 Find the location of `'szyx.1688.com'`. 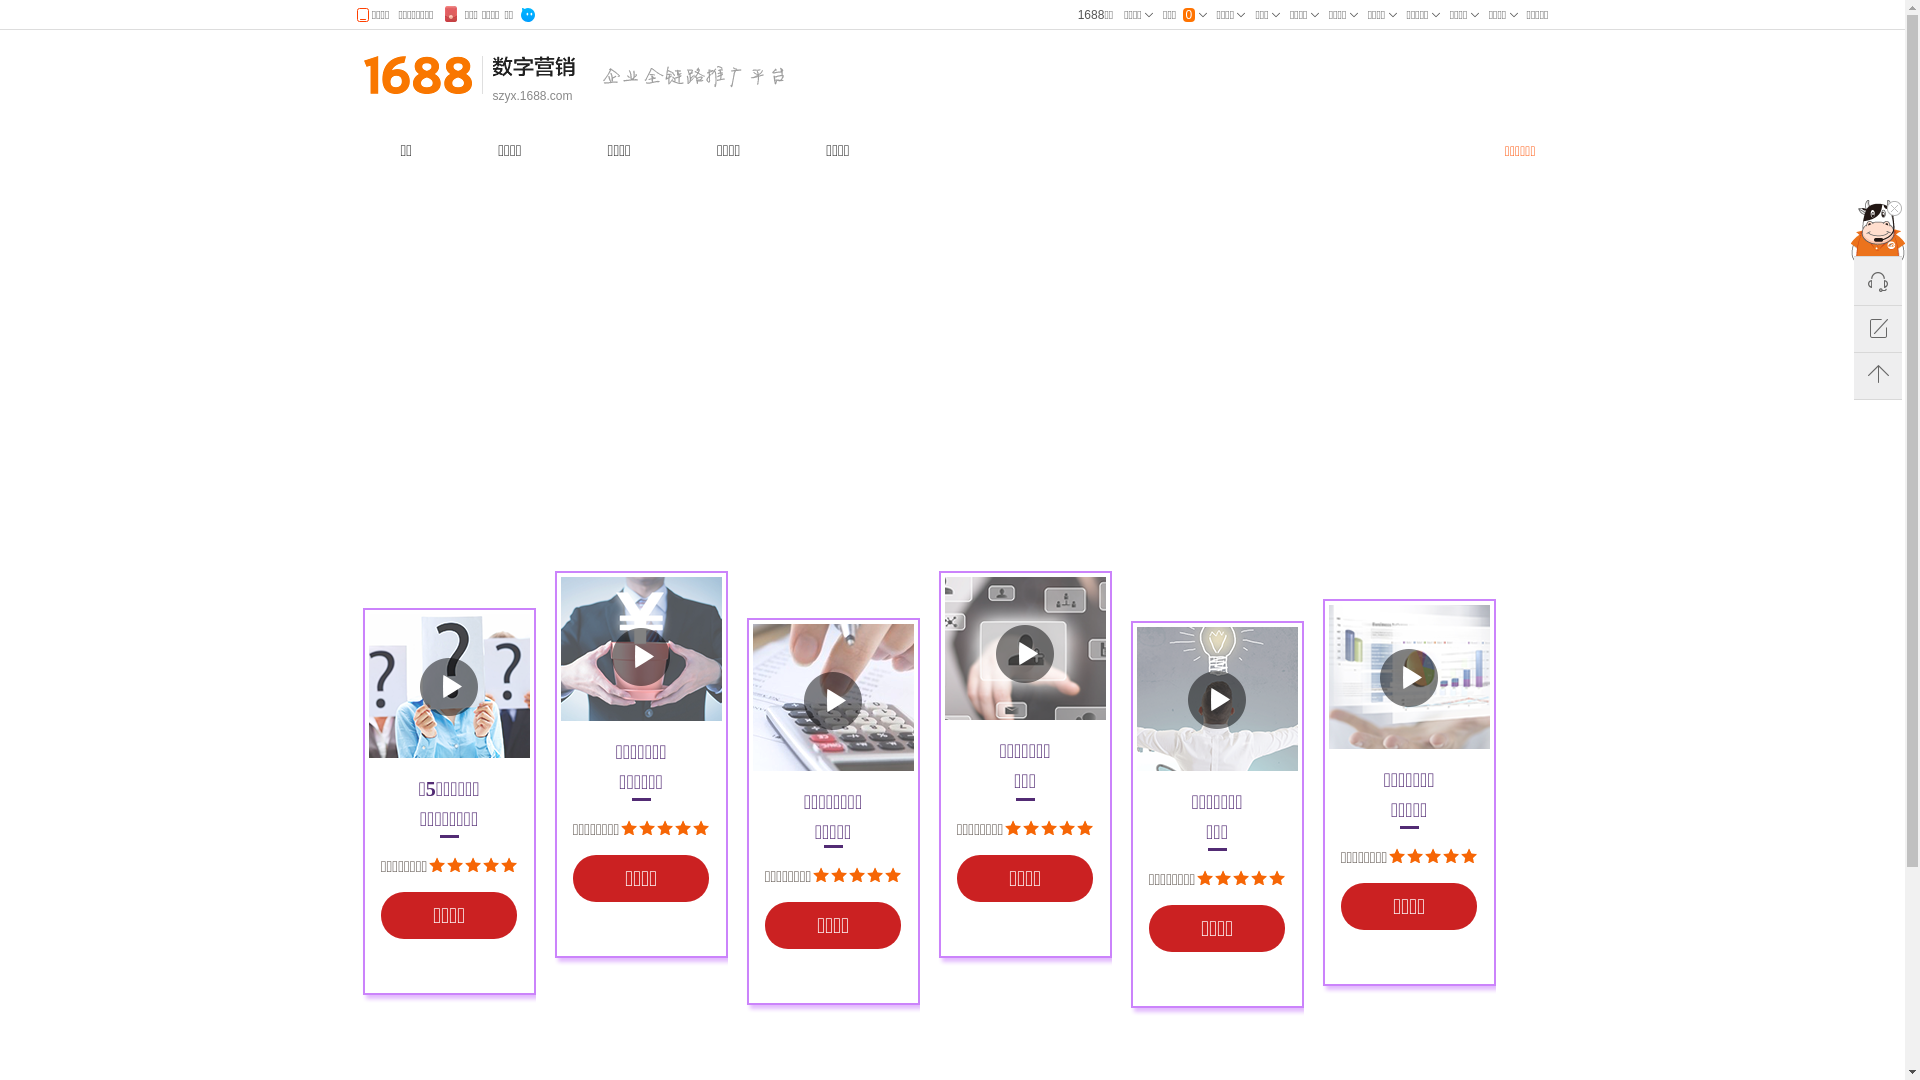

'szyx.1688.com' is located at coordinates (491, 96).